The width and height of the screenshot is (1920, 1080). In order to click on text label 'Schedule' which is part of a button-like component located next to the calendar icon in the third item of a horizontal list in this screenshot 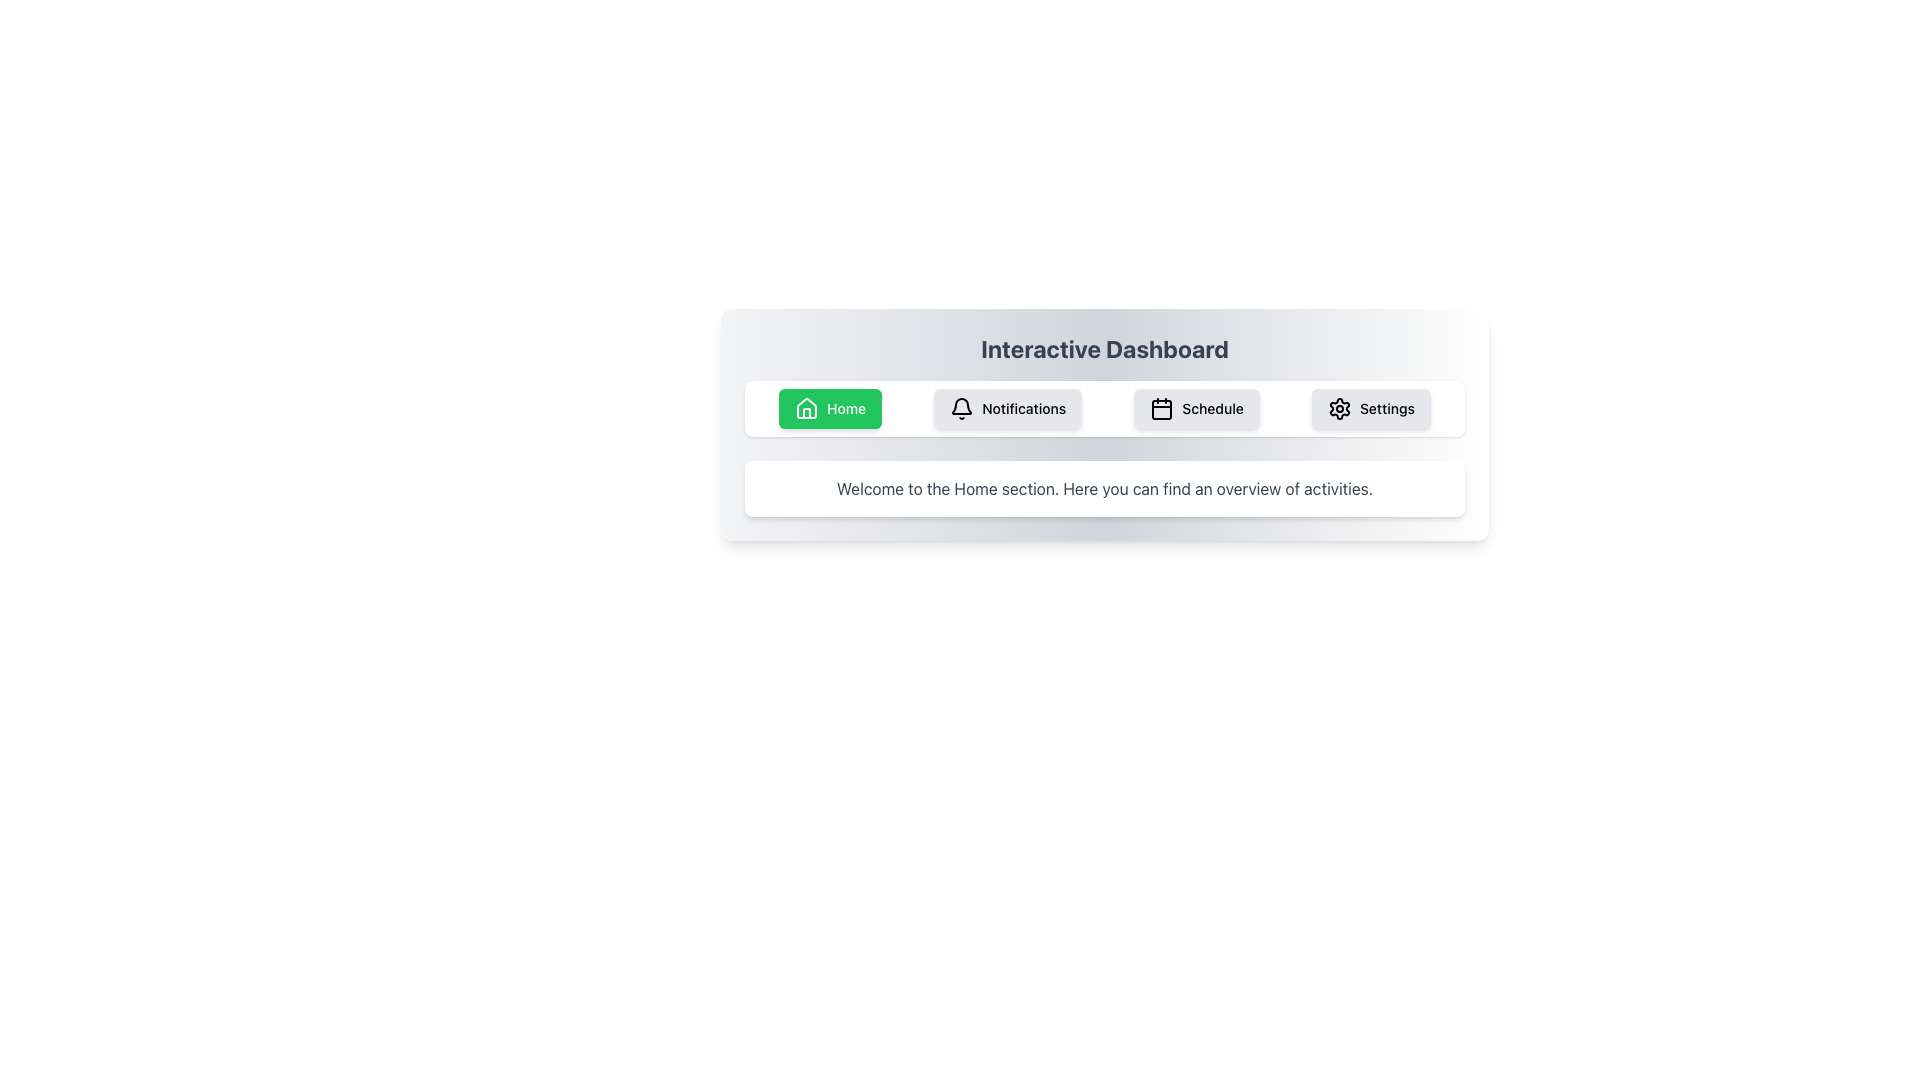, I will do `click(1212, 407)`.